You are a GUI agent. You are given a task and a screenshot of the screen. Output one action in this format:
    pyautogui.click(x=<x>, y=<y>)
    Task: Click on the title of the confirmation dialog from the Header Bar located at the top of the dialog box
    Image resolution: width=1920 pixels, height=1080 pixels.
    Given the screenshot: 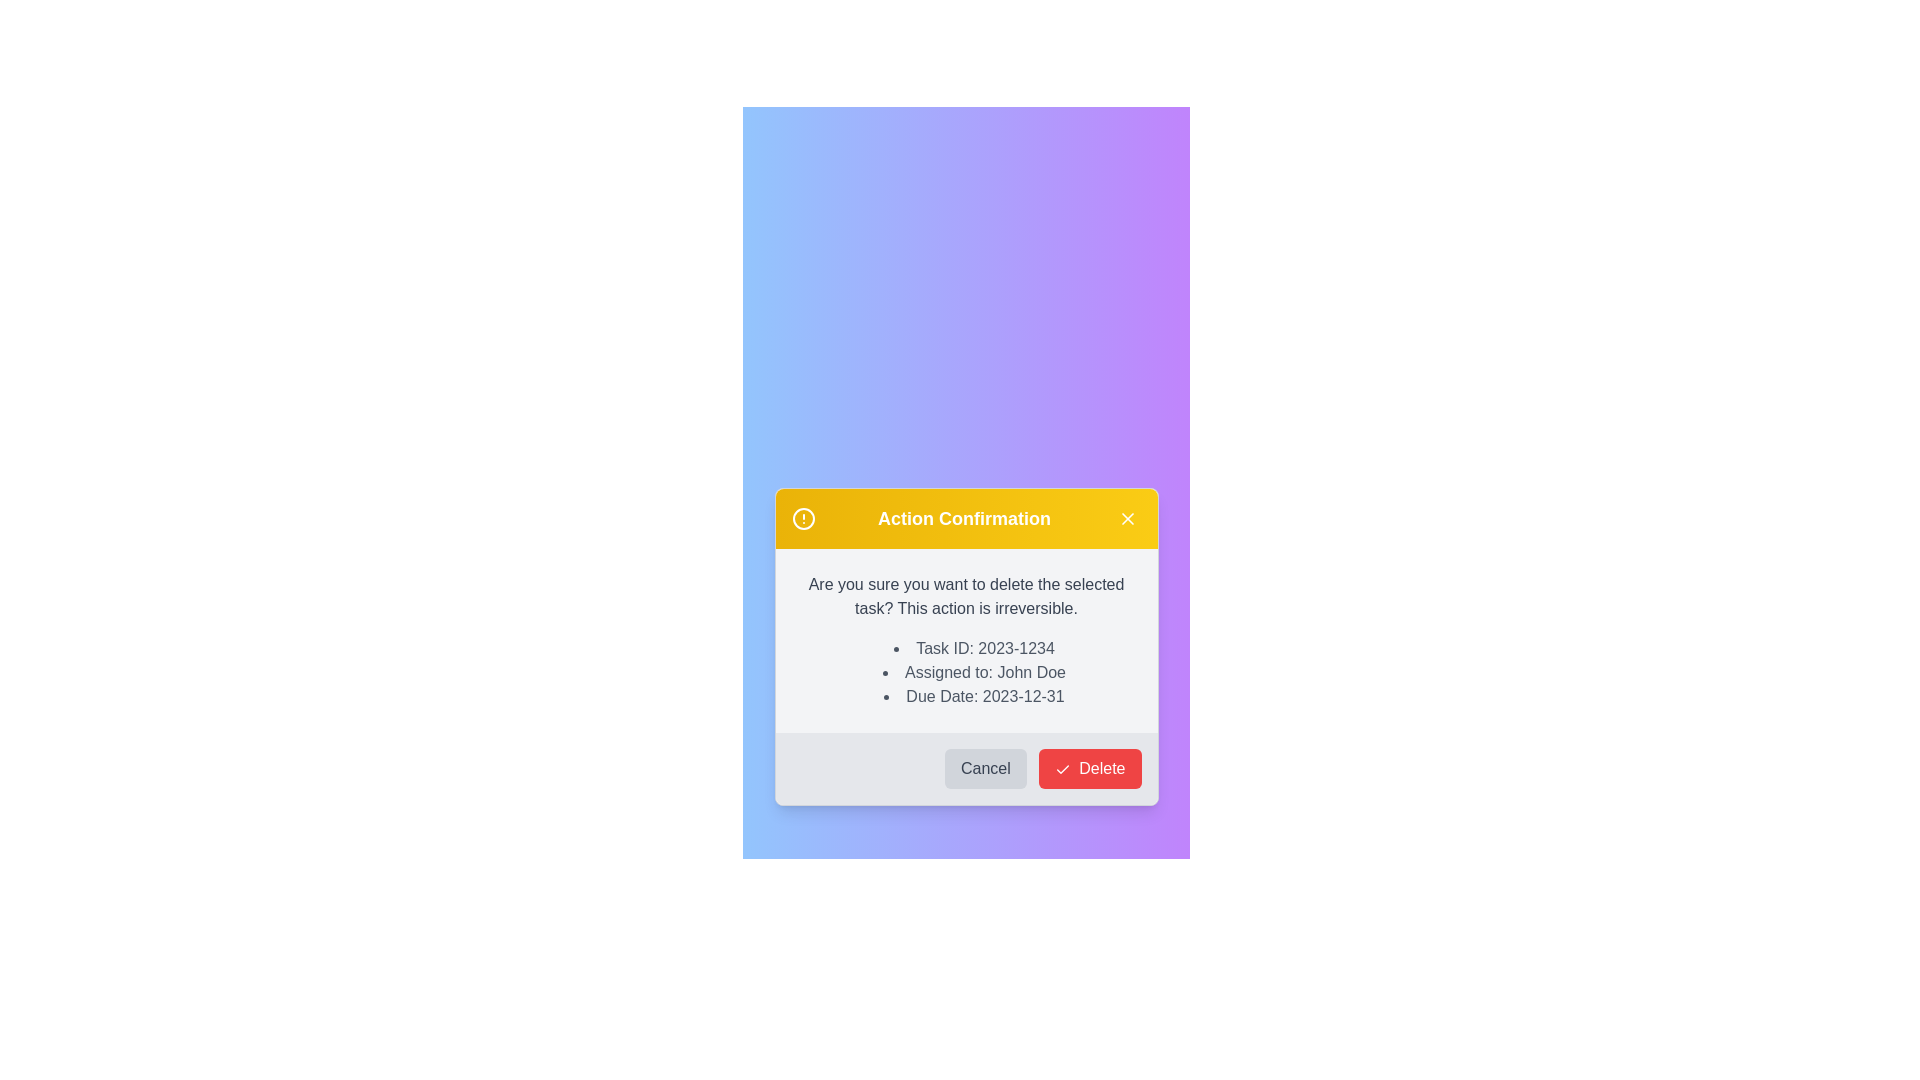 What is the action you would take?
    pyautogui.click(x=966, y=518)
    